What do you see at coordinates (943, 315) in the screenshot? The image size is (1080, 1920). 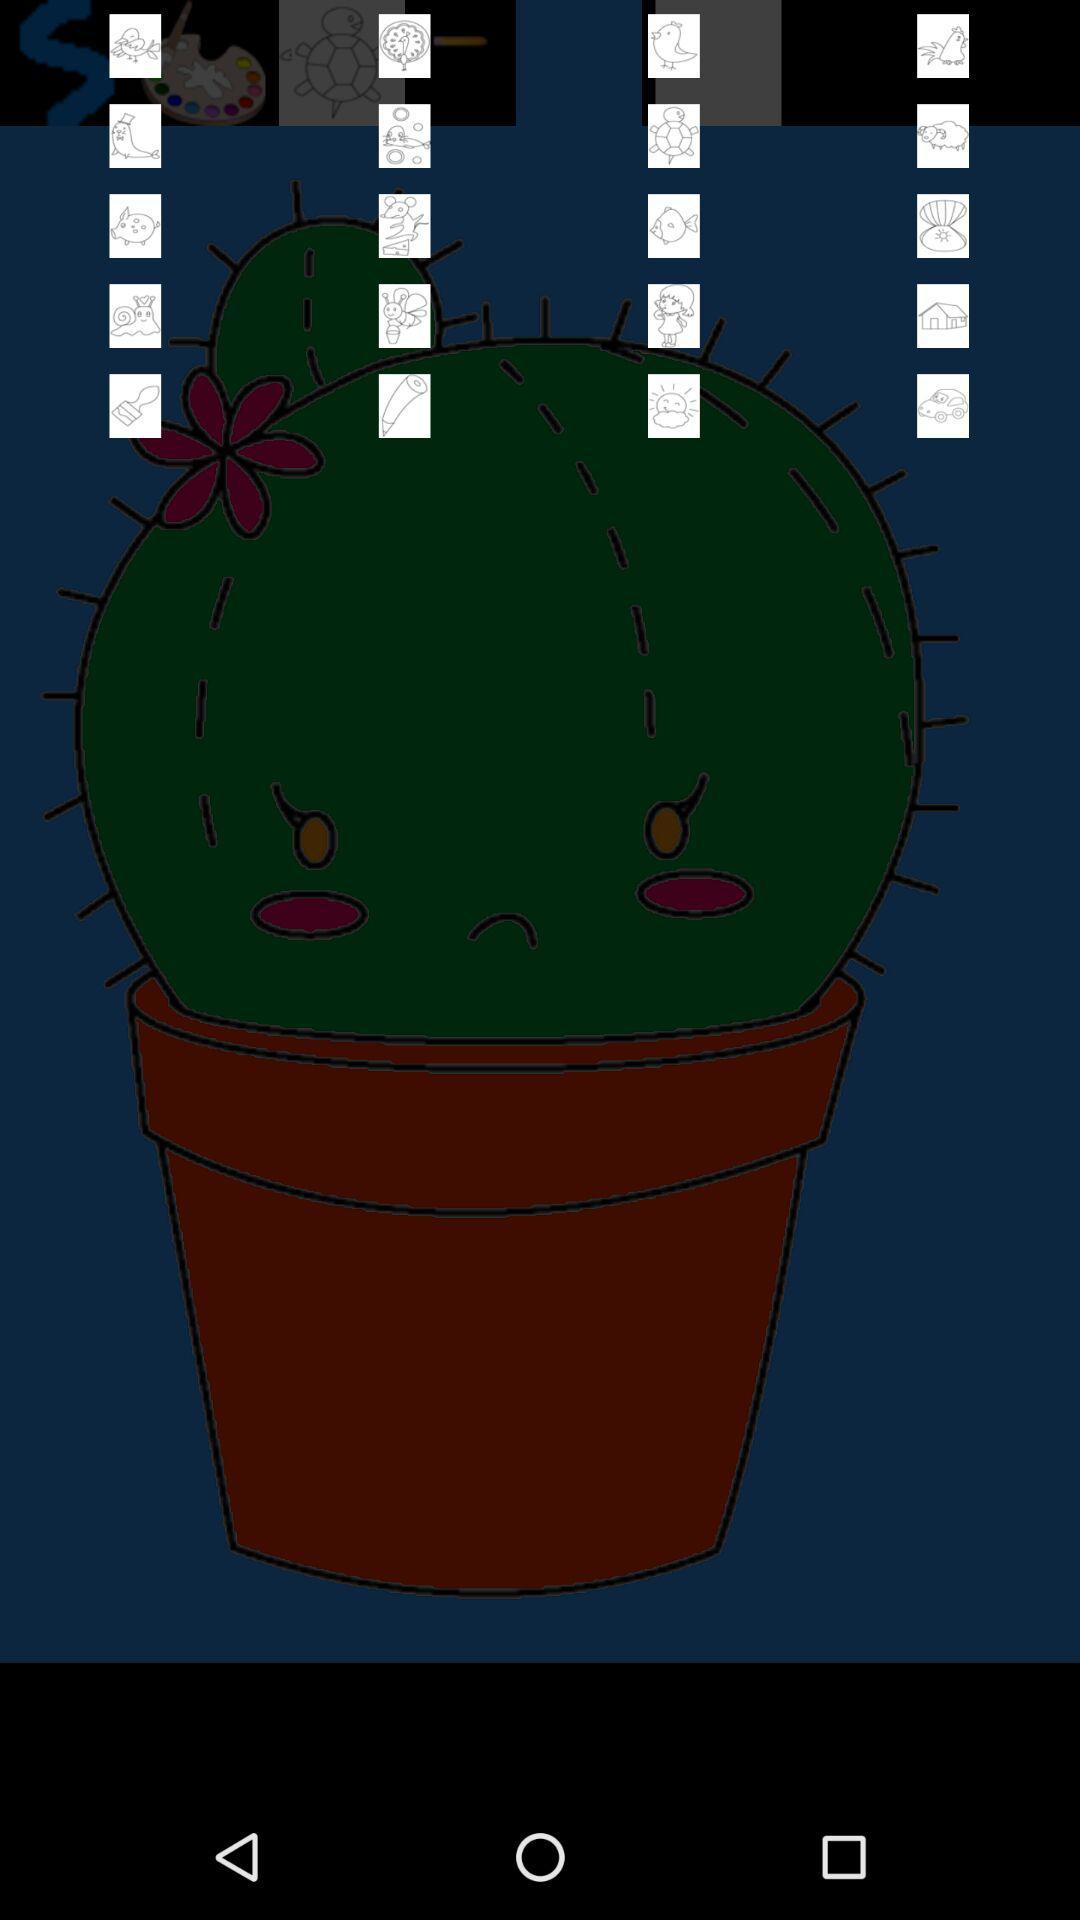 I see `content selection` at bounding box center [943, 315].